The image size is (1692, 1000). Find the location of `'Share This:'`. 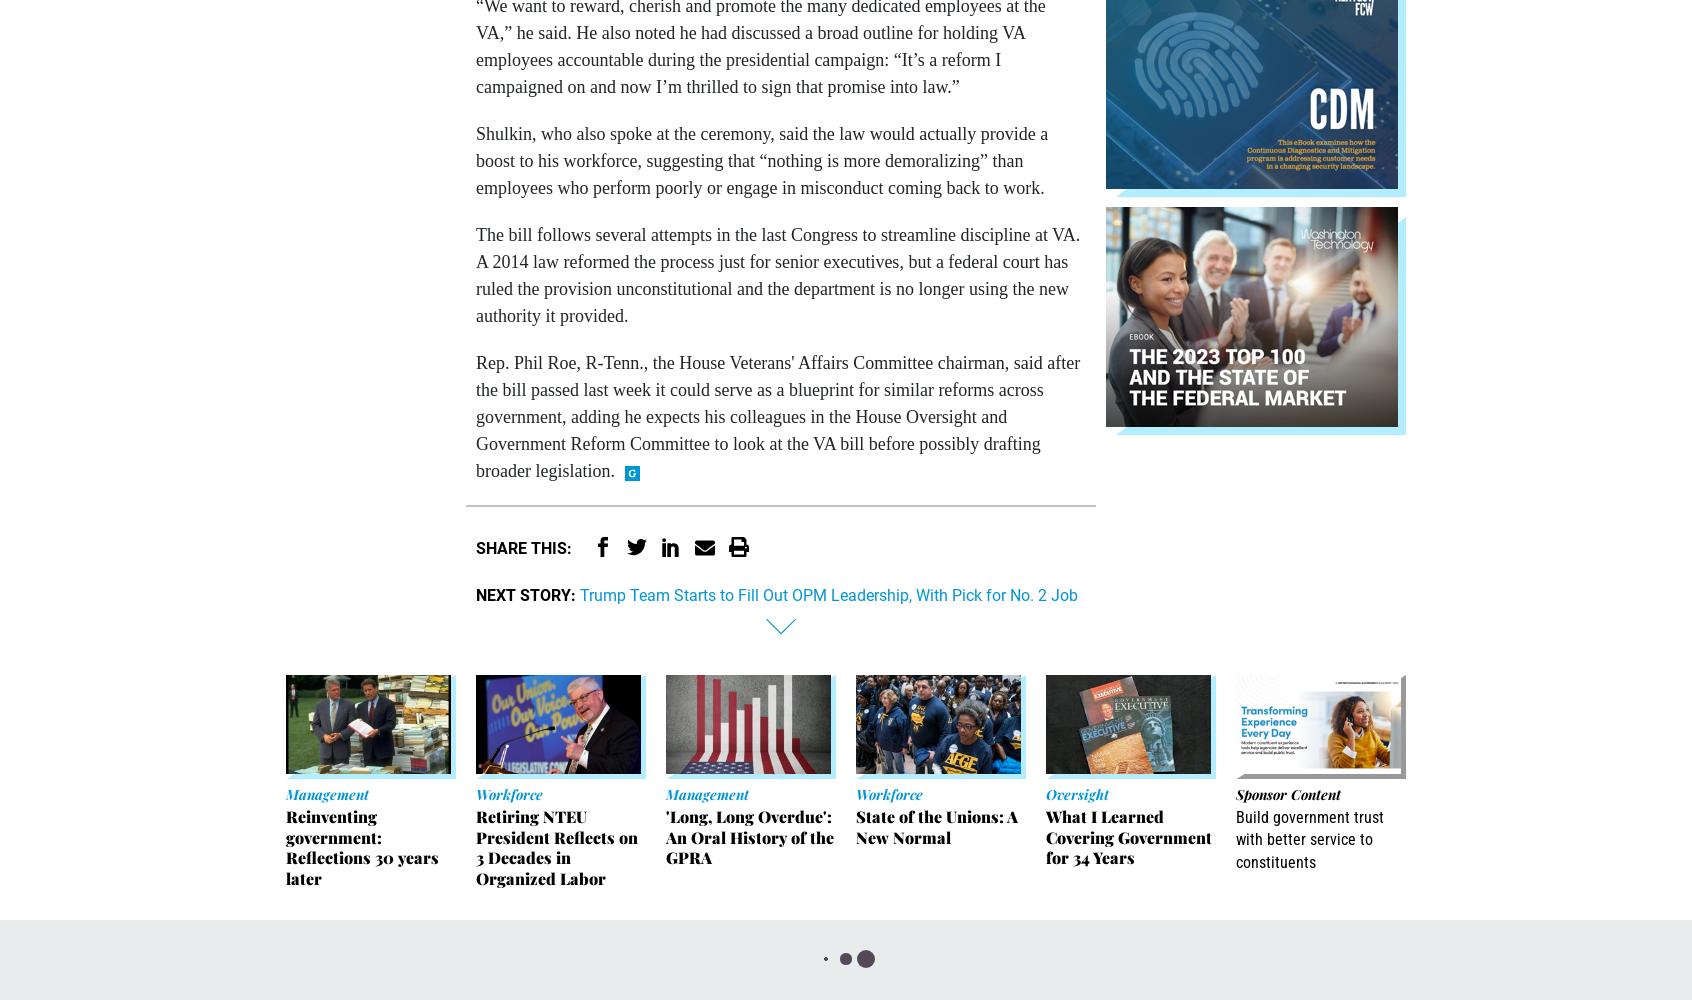

'Share This:' is located at coordinates (474, 547).